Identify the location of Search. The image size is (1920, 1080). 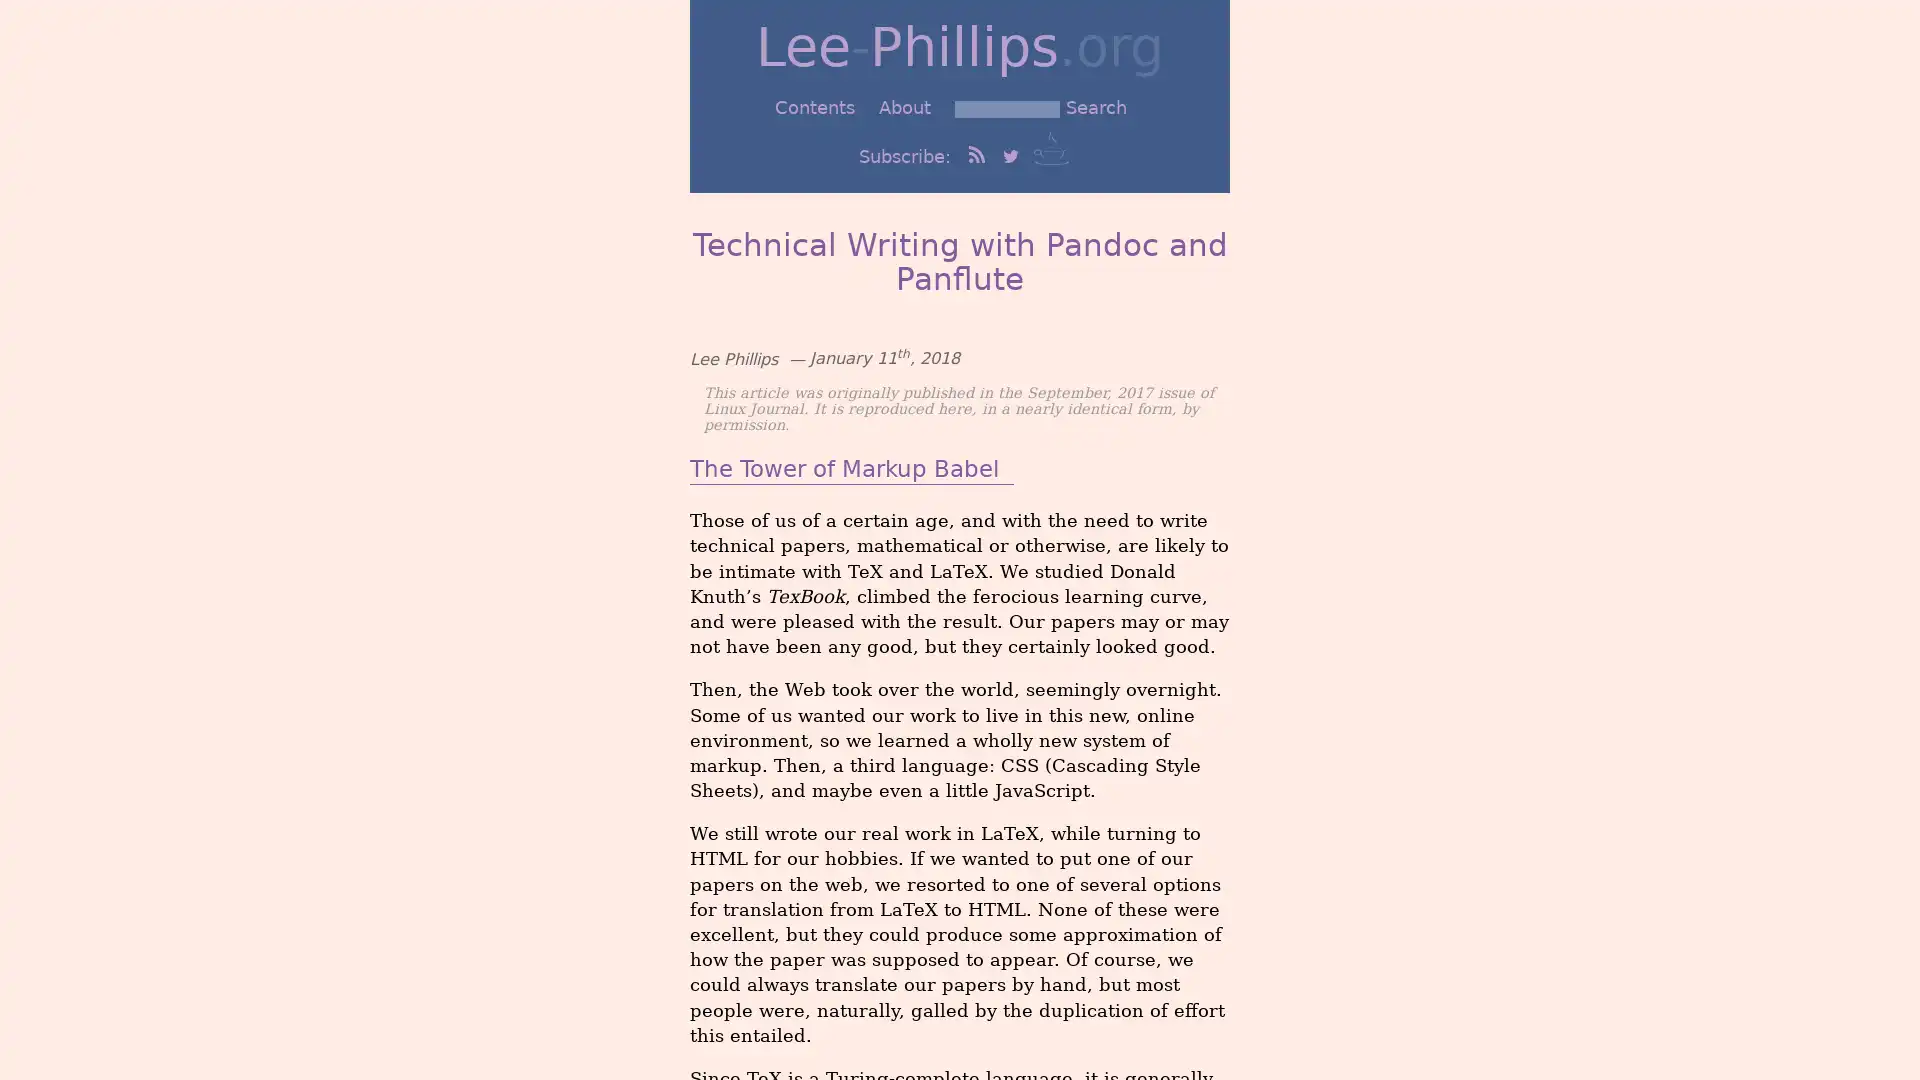
(1095, 107).